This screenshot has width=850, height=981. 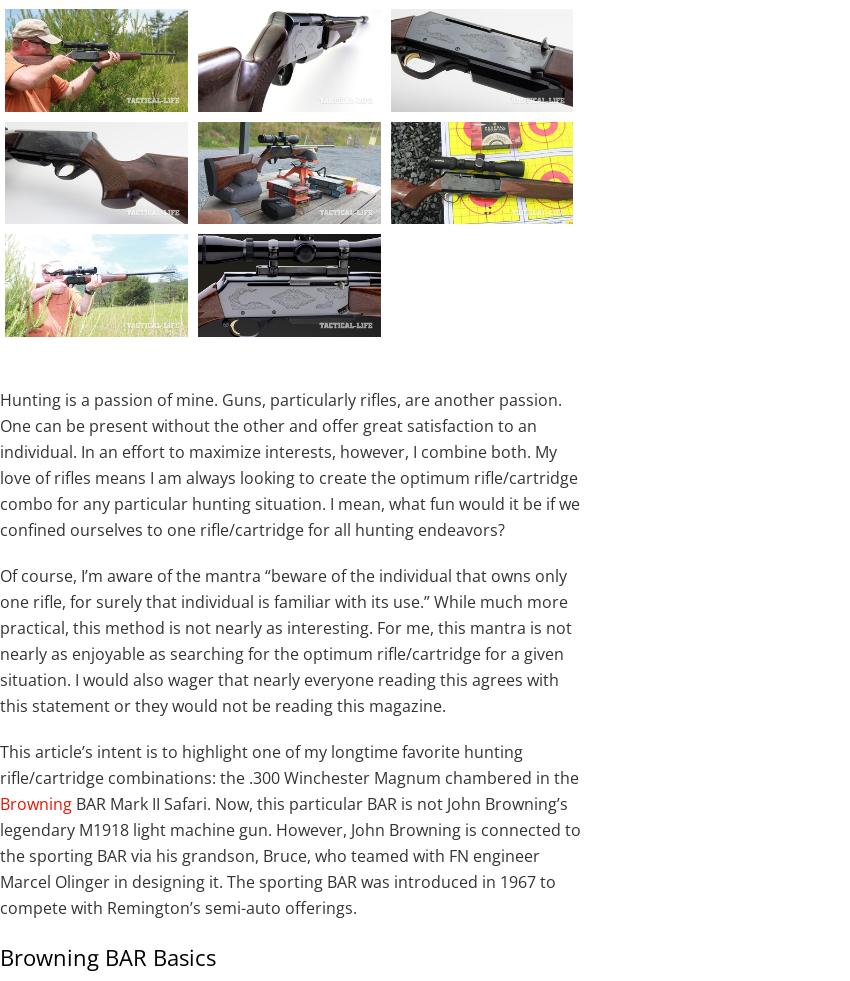 What do you see at coordinates (222, 112) in the screenshot?
I see `'The shape of the buttstock works well with the BAR’s drilled and tapped receiver for shooters who prefer optics.'` at bounding box center [222, 112].